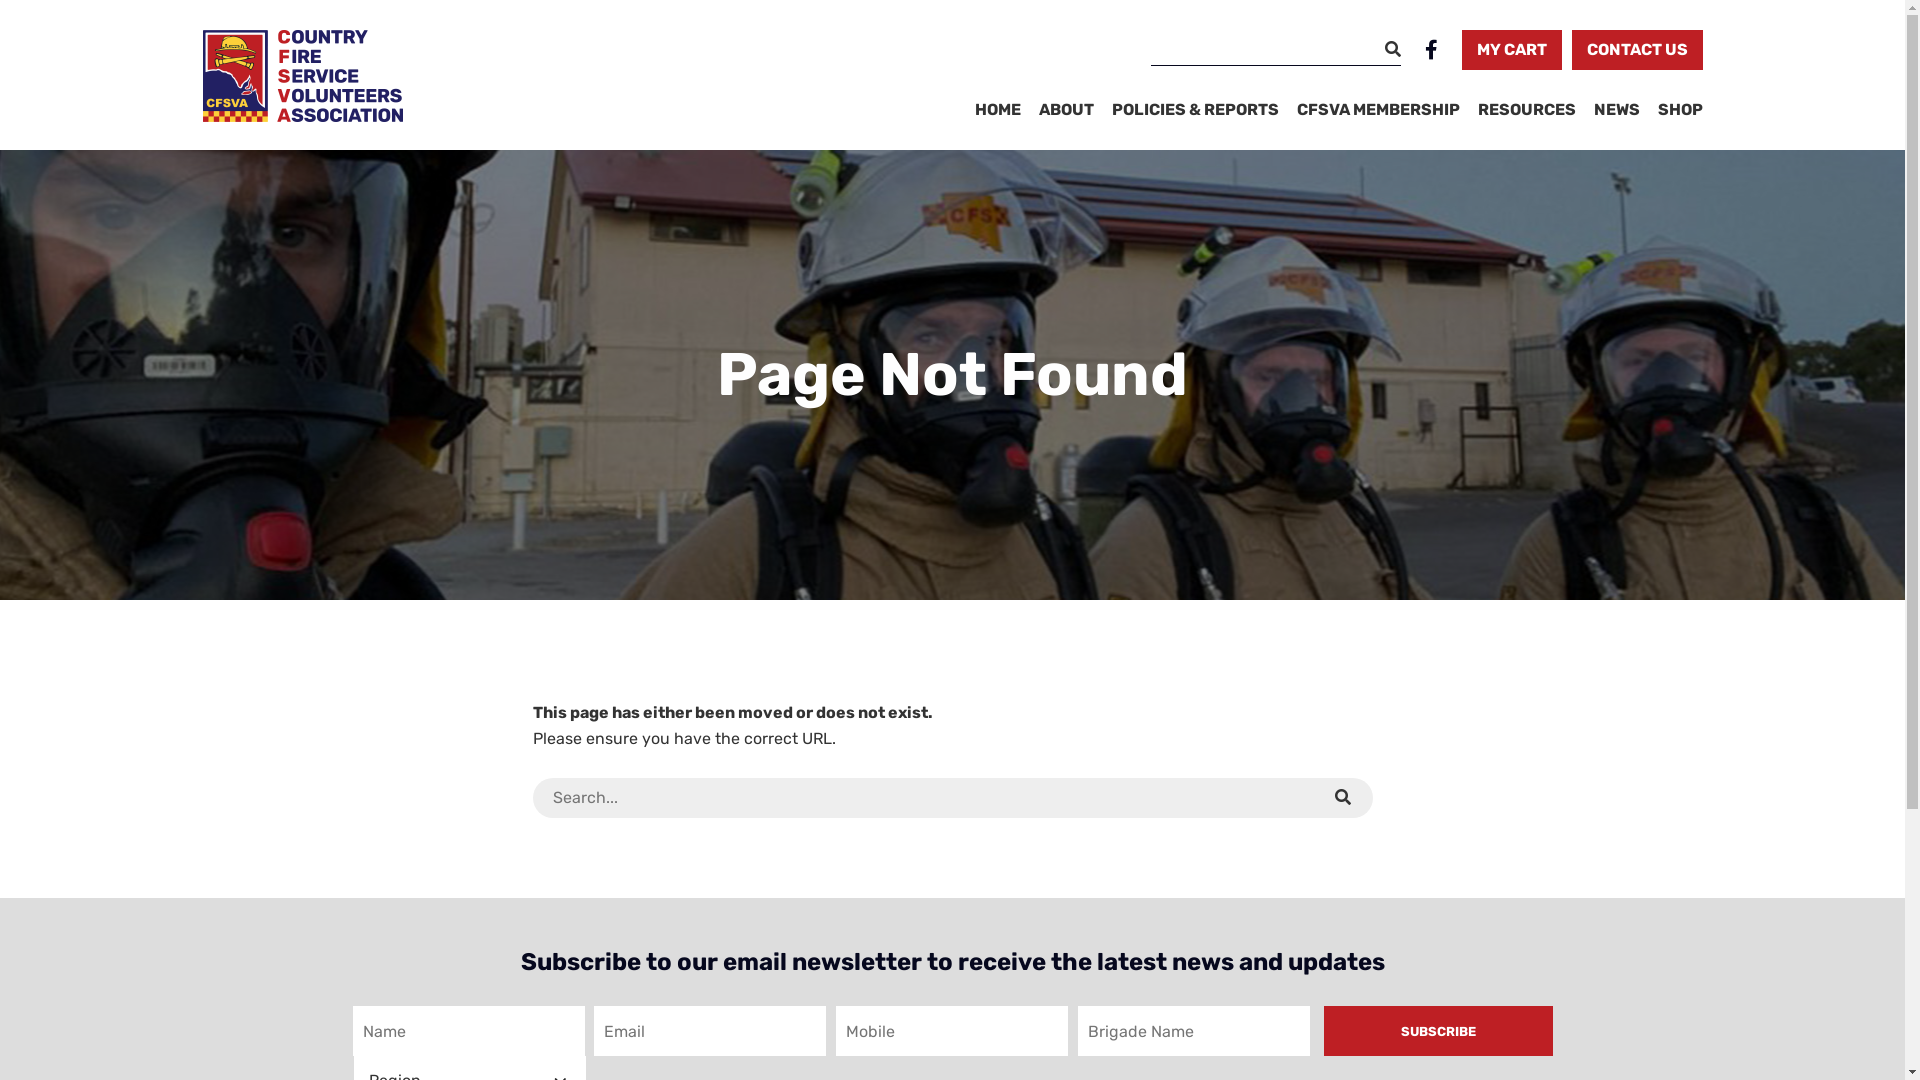 The height and width of the screenshot is (1080, 1920). What do you see at coordinates (997, 109) in the screenshot?
I see `'HOME'` at bounding box center [997, 109].